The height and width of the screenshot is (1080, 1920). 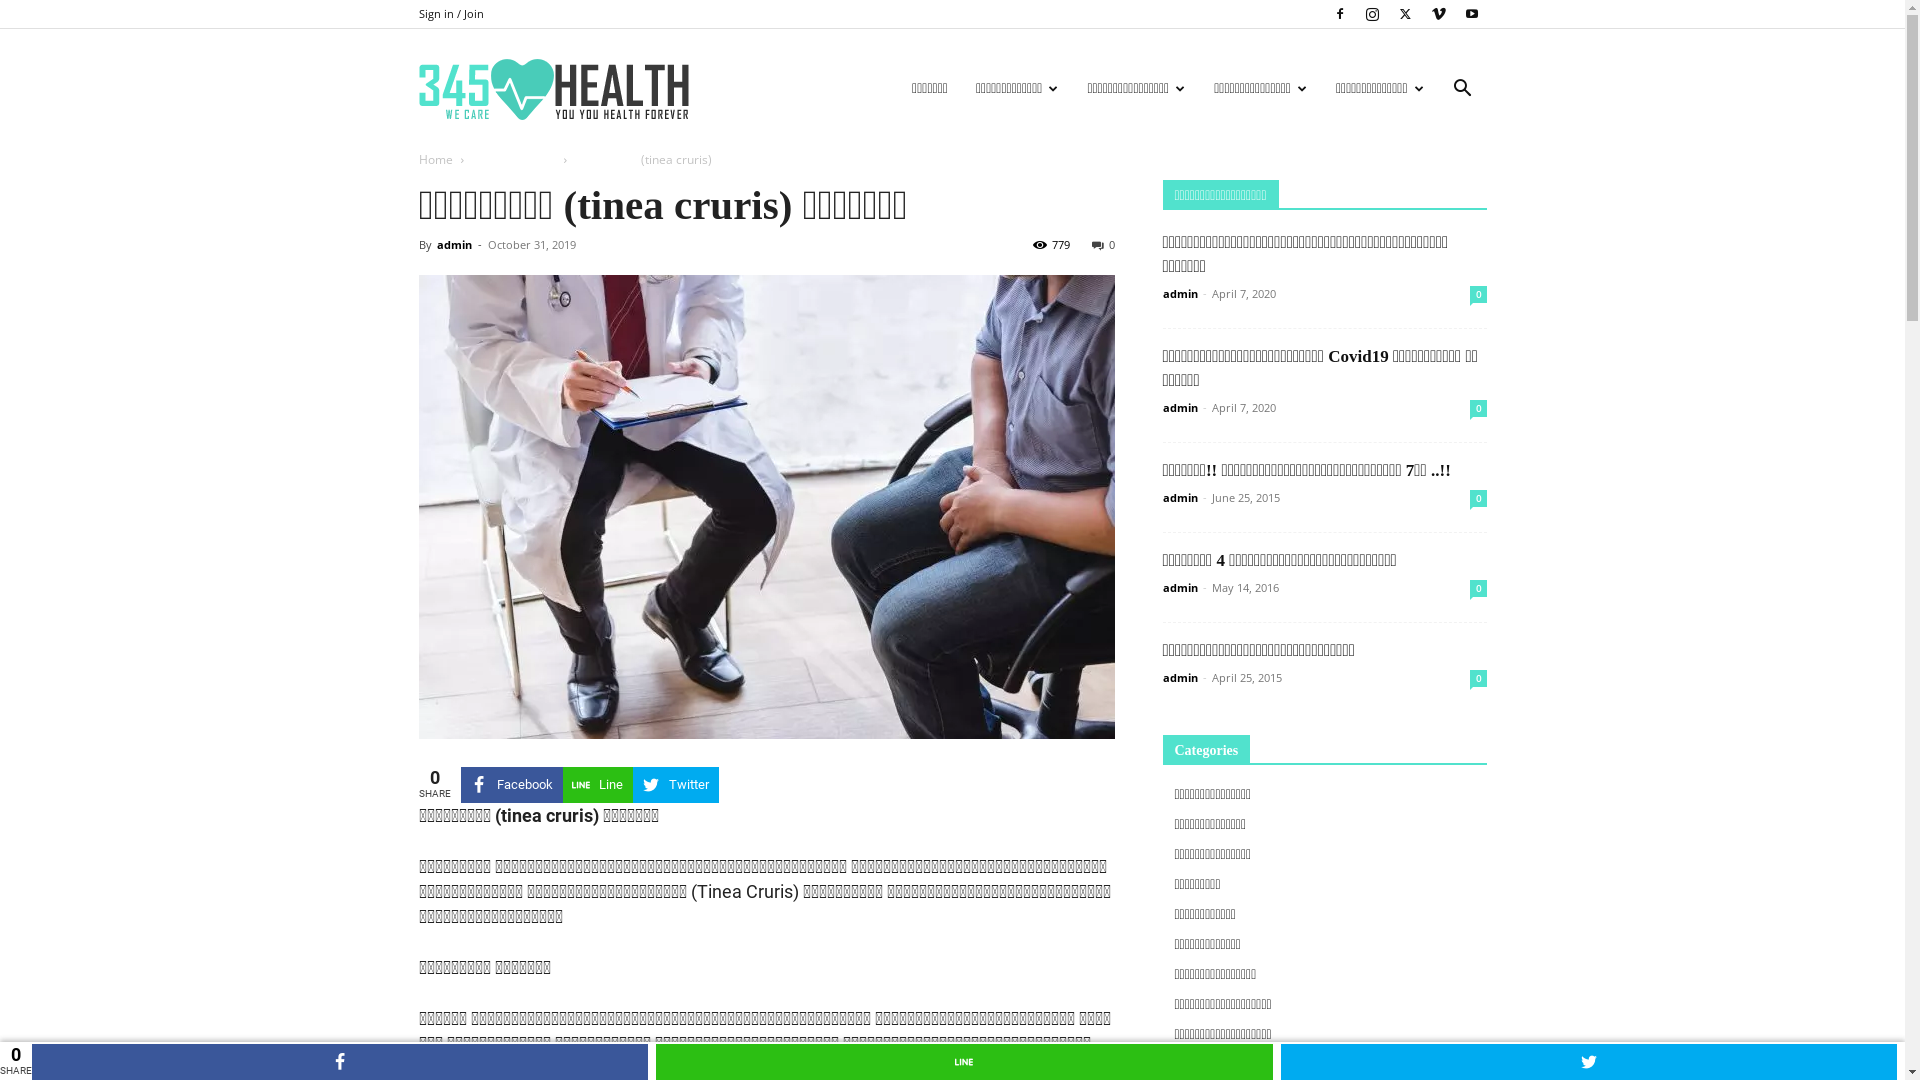 I want to click on 'Twitter', so click(x=675, y=784).